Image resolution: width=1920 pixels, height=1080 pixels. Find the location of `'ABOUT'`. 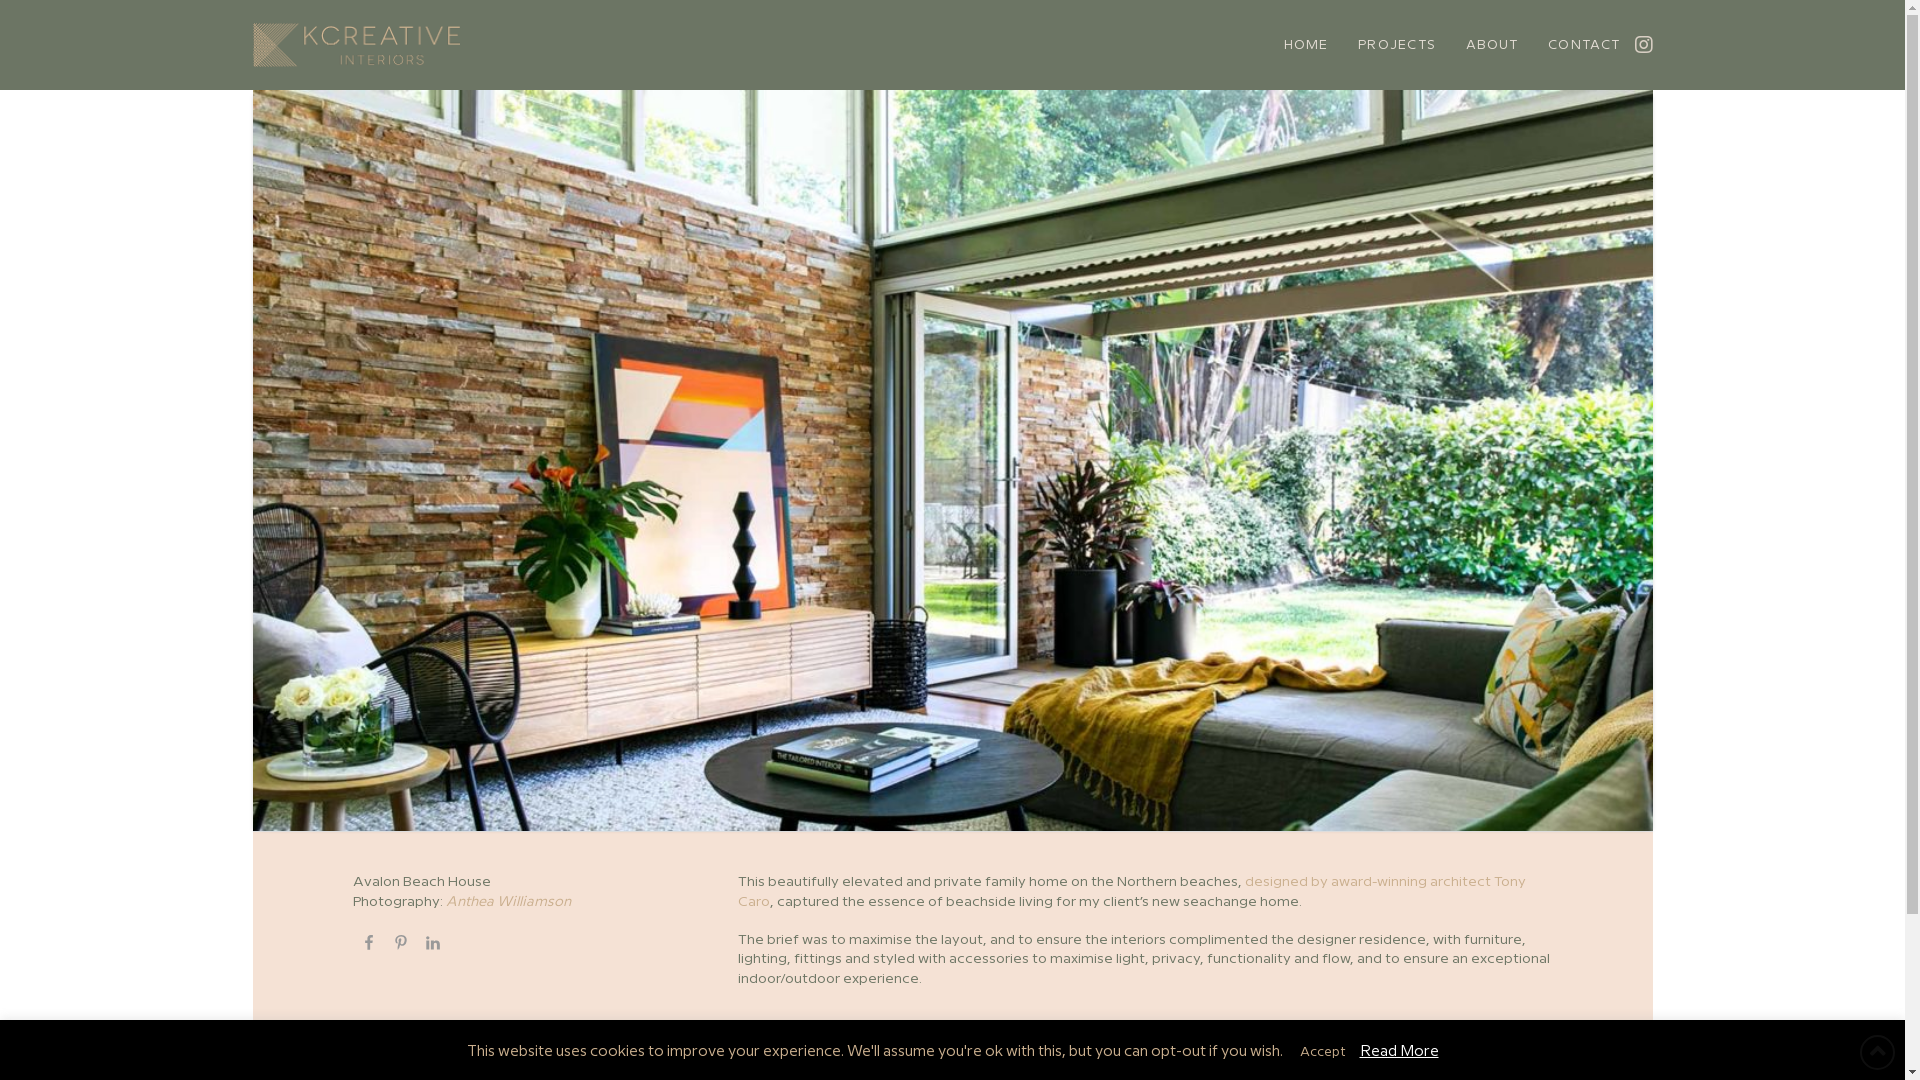

'ABOUT' is located at coordinates (1491, 45).